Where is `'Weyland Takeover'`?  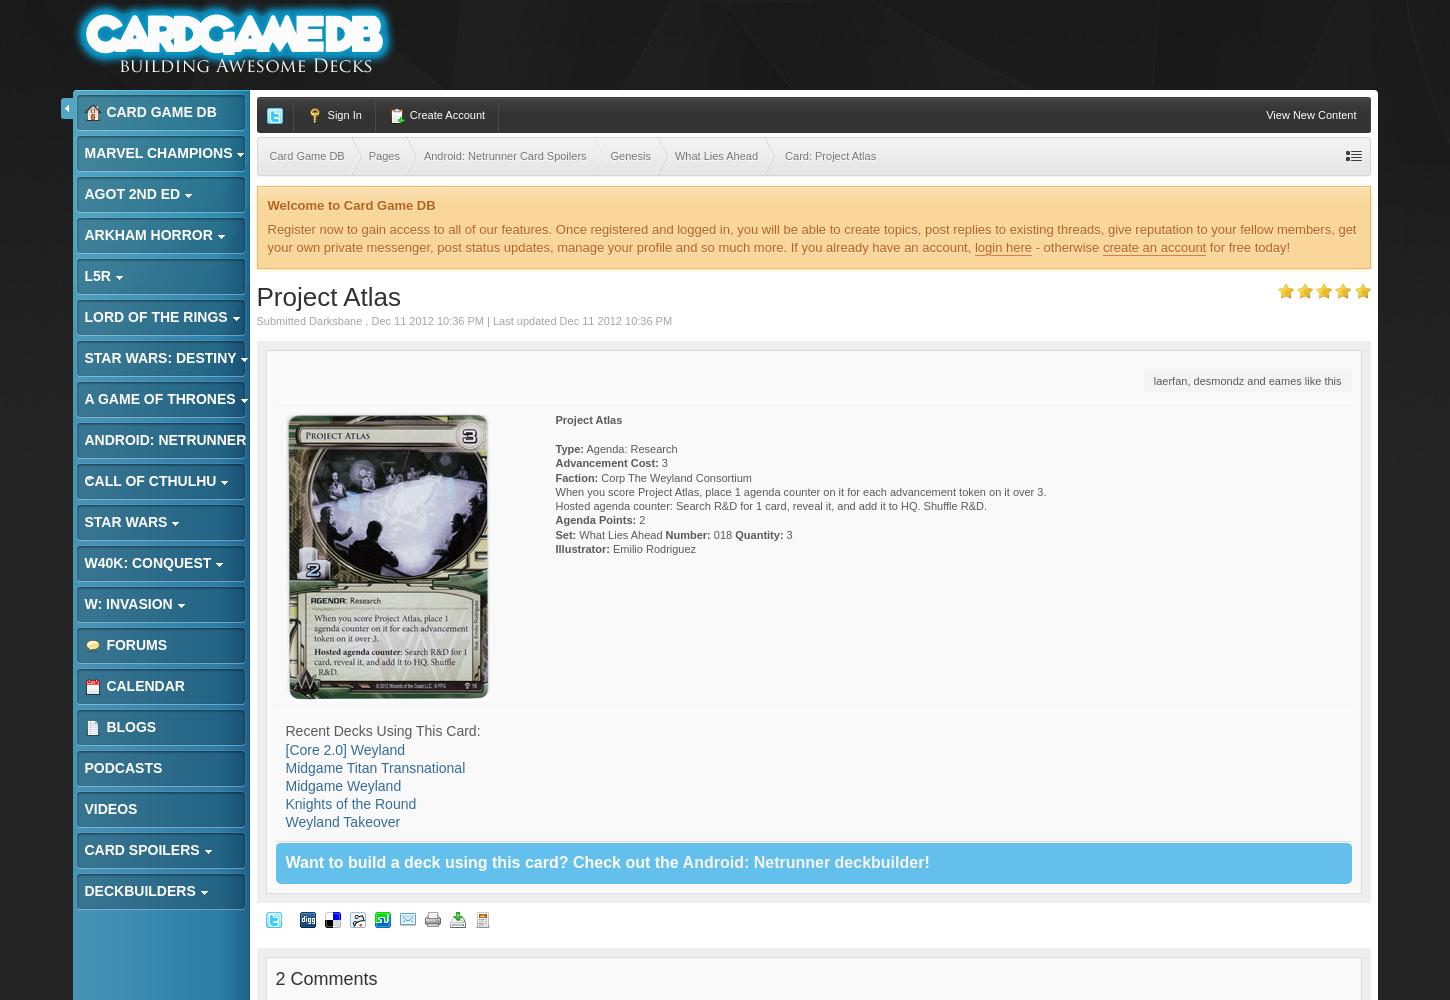
'Weyland Takeover' is located at coordinates (342, 821).